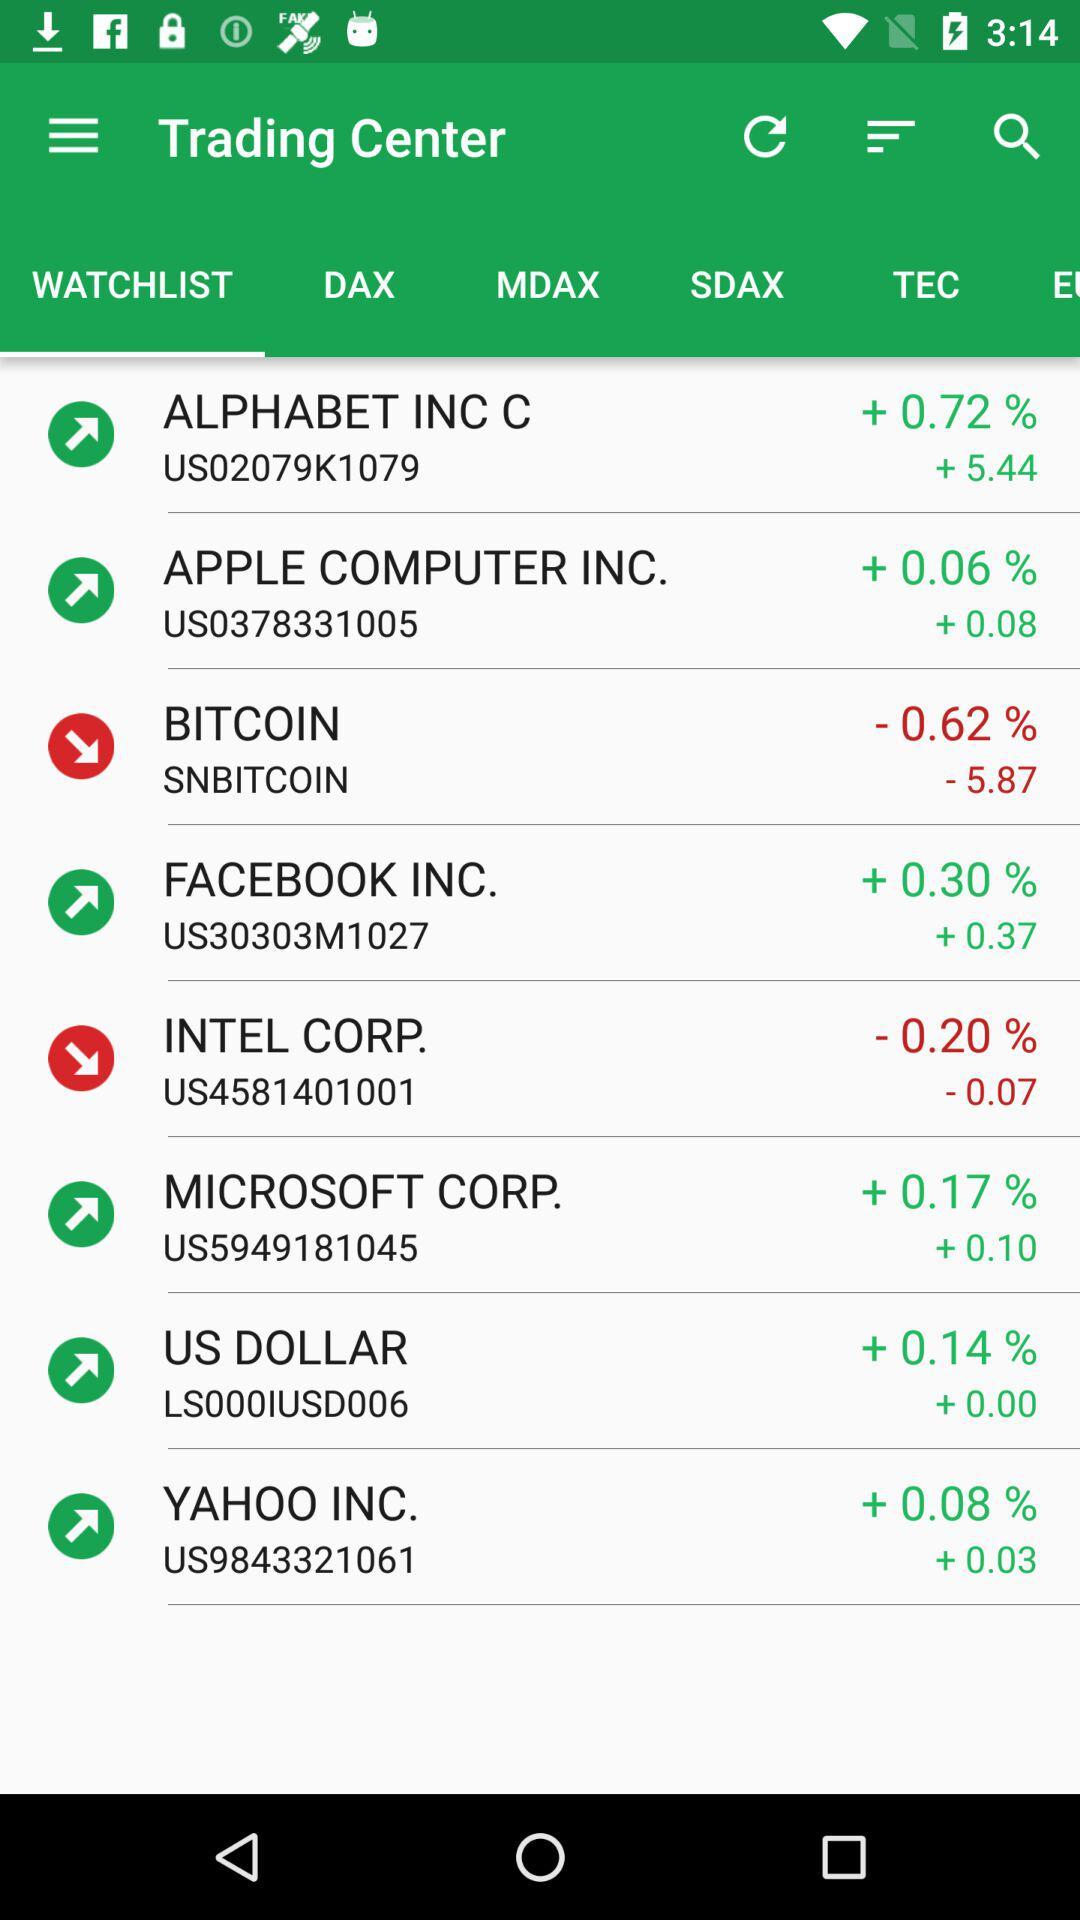 This screenshot has height=1920, width=1080. Describe the element at coordinates (490, 564) in the screenshot. I see `the item above the us0378331005 item` at that location.